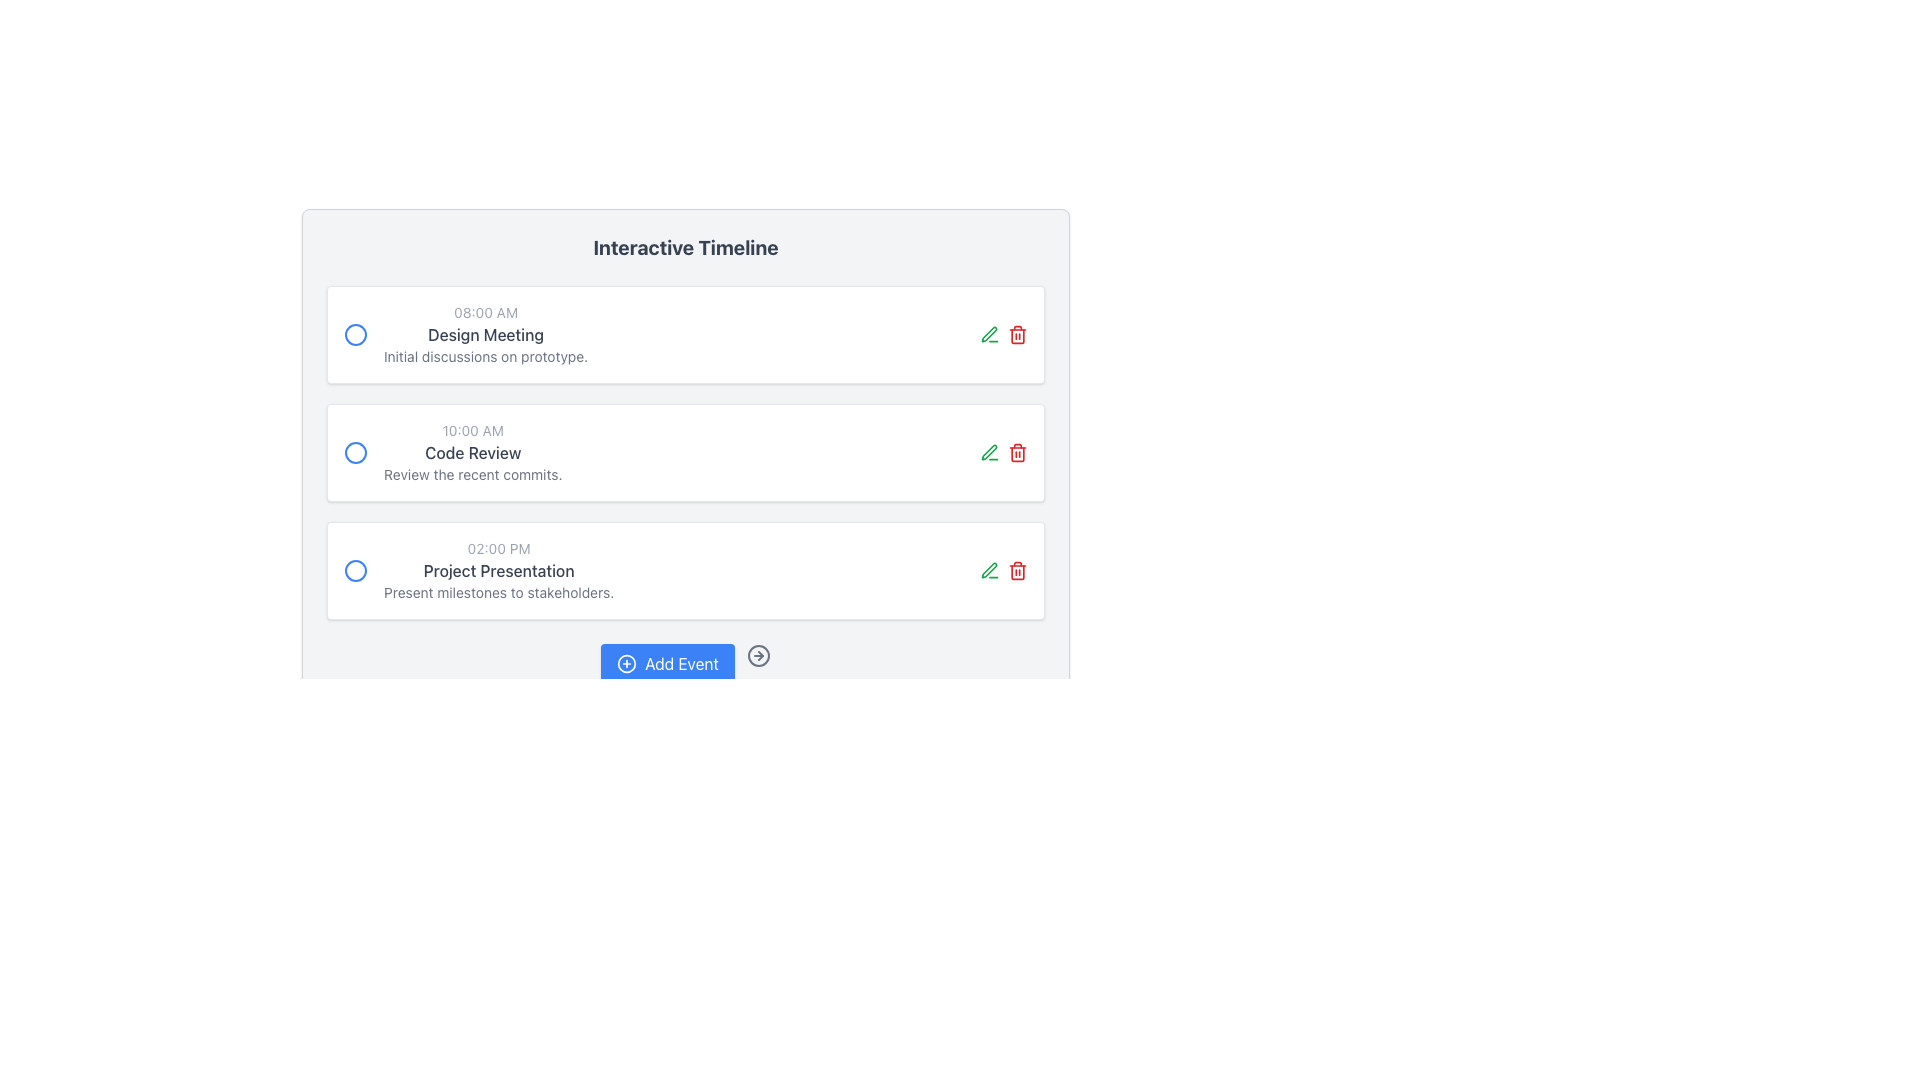 The width and height of the screenshot is (1920, 1080). What do you see at coordinates (686, 452) in the screenshot?
I see `information displayed on the Task card located centrally in the timeline interface, positioned between 'Design Meeting' and 'Project Presentation'` at bounding box center [686, 452].